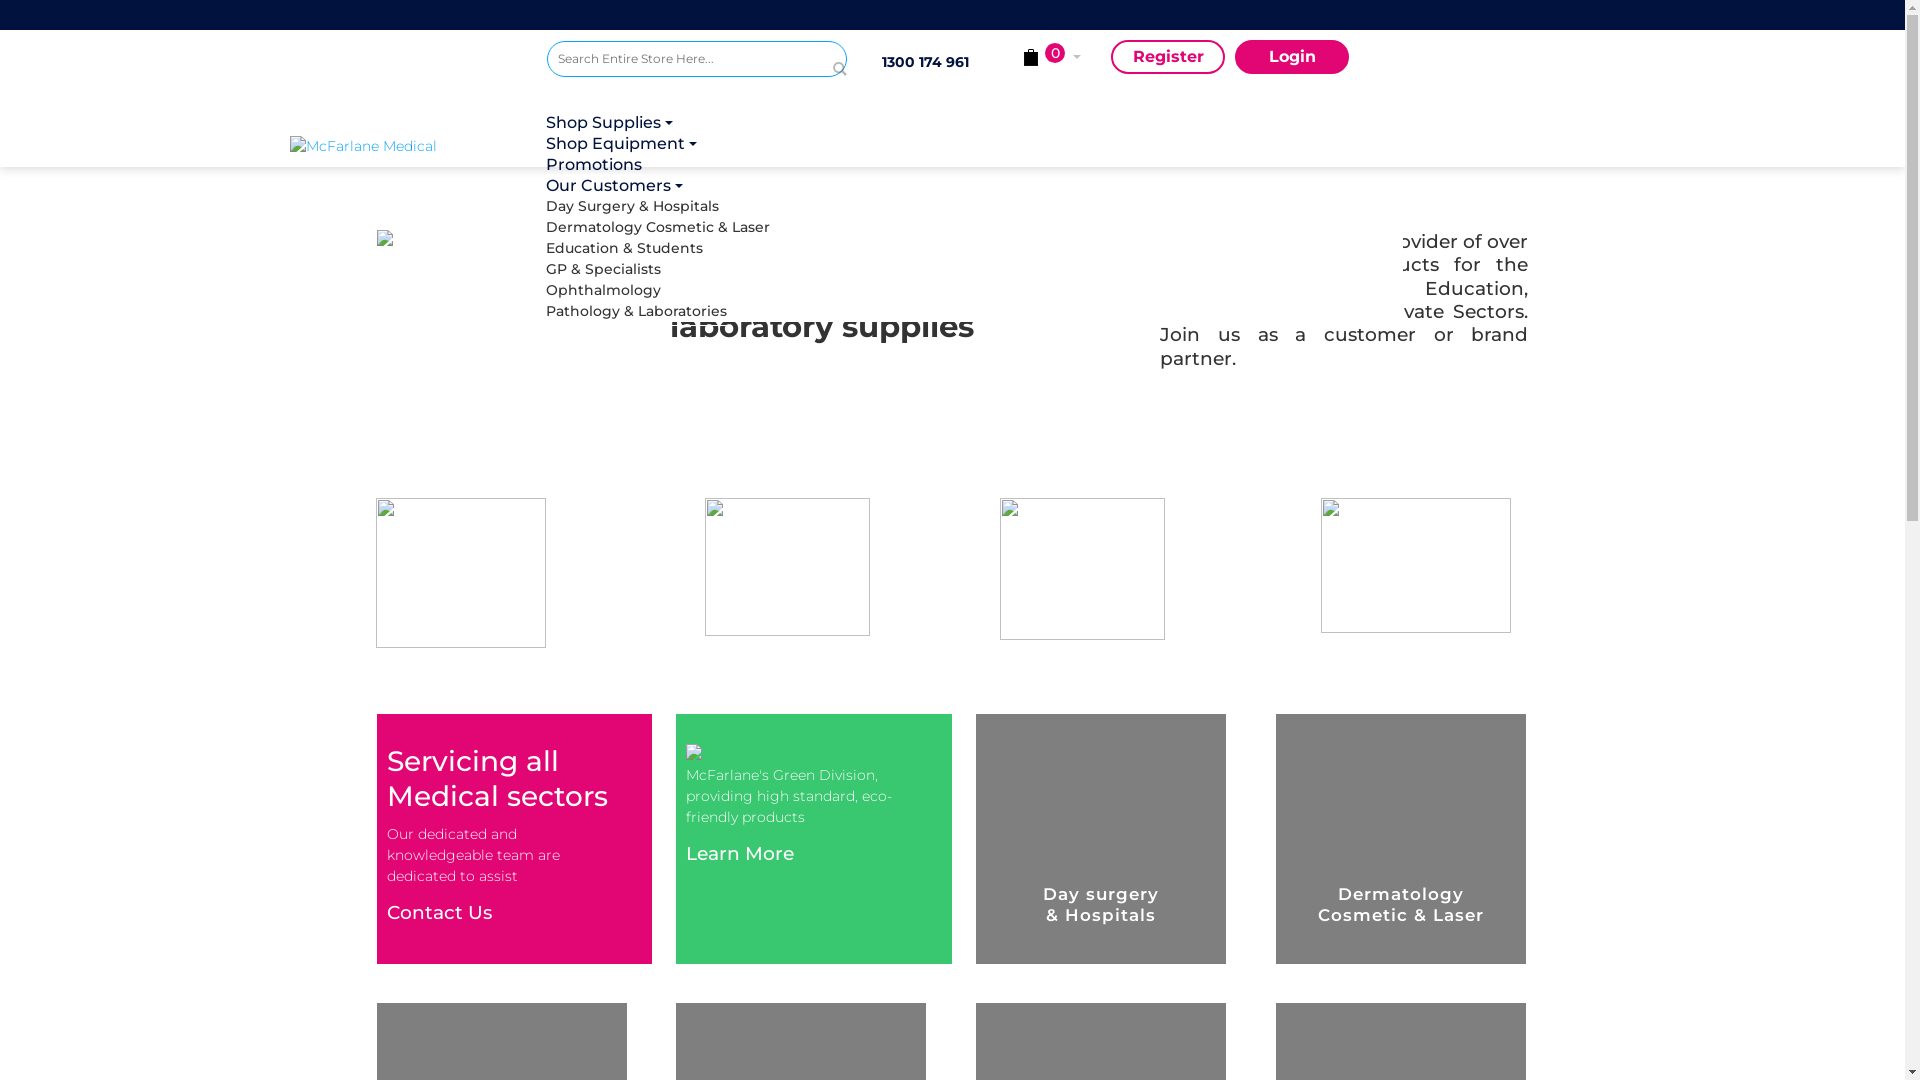 Image resolution: width=1920 pixels, height=1080 pixels. What do you see at coordinates (610, 123) in the screenshot?
I see `'Shop Supplies  '` at bounding box center [610, 123].